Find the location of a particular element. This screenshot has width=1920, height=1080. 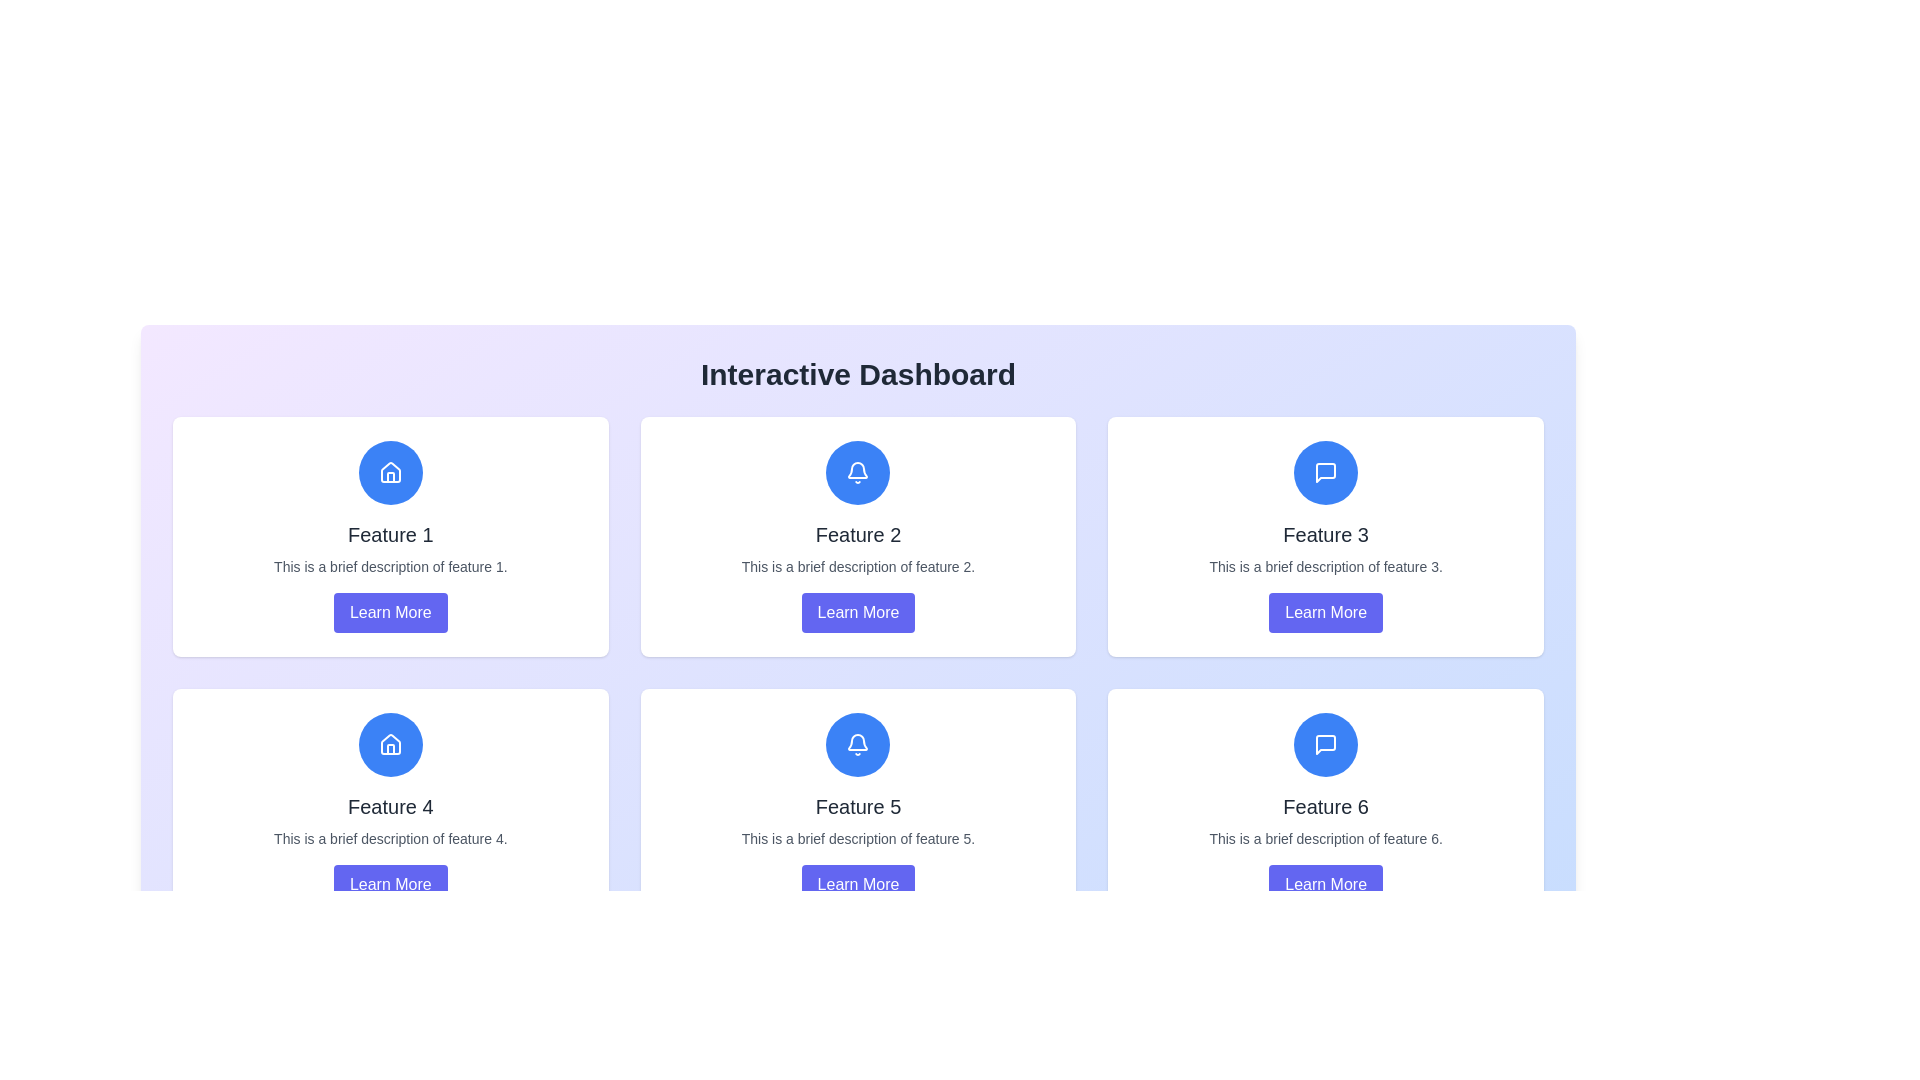

third feature icon representing 'feature 6', which is located in the bottom-right of the layout within a circular blue background is located at coordinates (1326, 744).